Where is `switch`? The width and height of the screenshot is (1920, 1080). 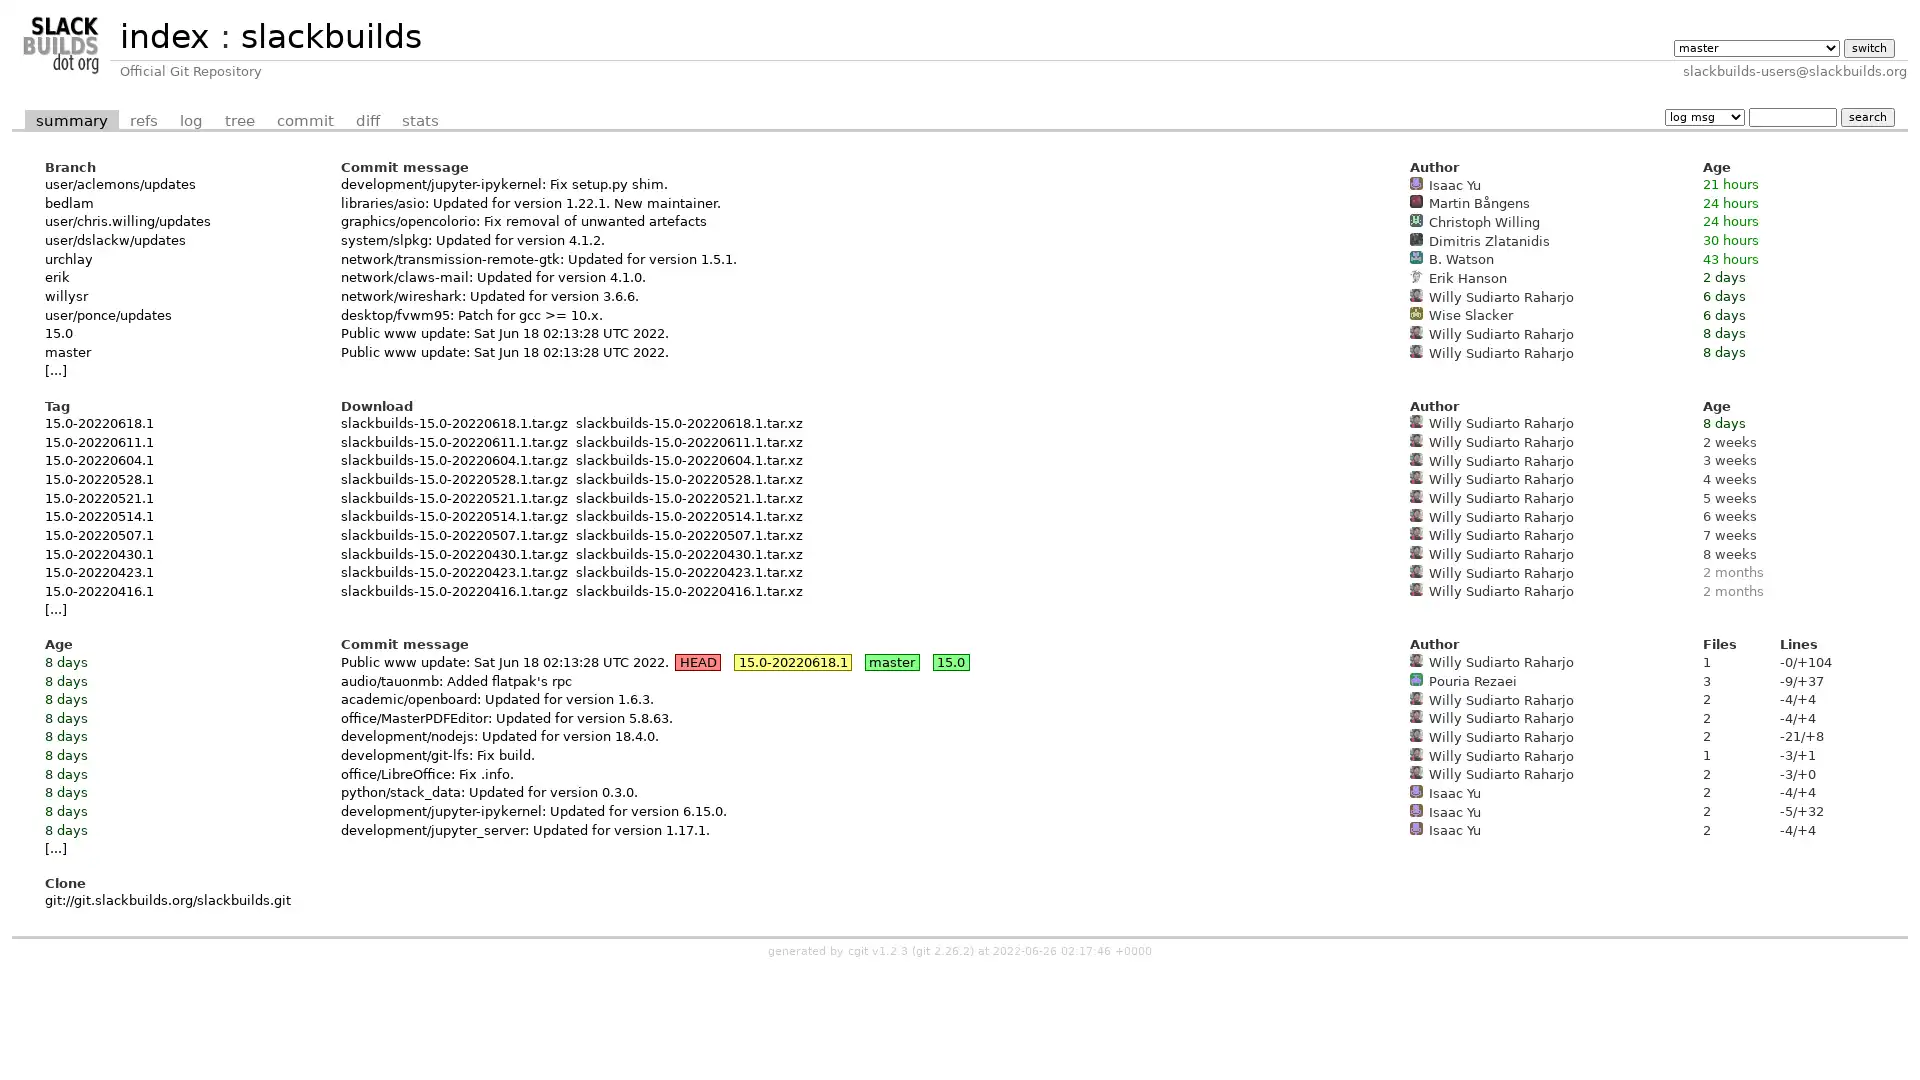 switch is located at coordinates (1867, 47).